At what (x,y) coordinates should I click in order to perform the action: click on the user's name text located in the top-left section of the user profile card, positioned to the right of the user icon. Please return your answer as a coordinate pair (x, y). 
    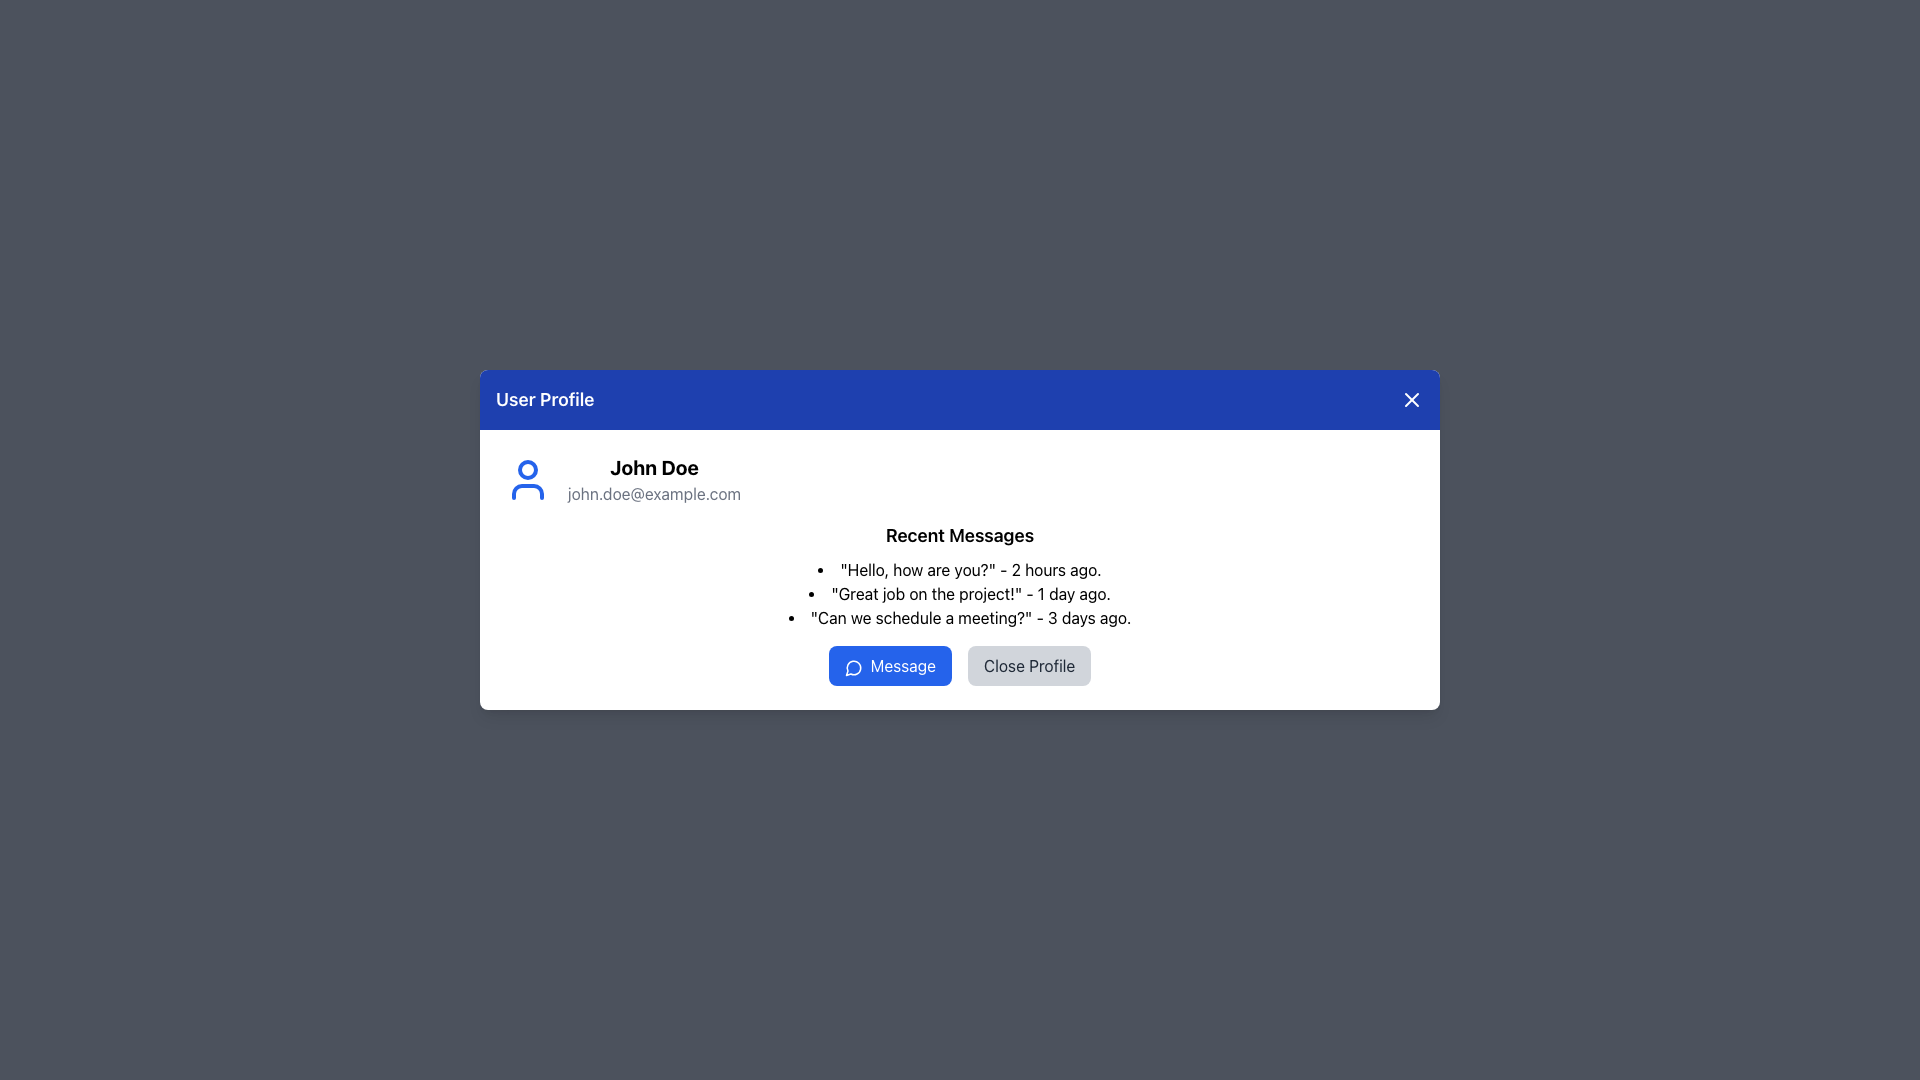
    Looking at the image, I should click on (654, 467).